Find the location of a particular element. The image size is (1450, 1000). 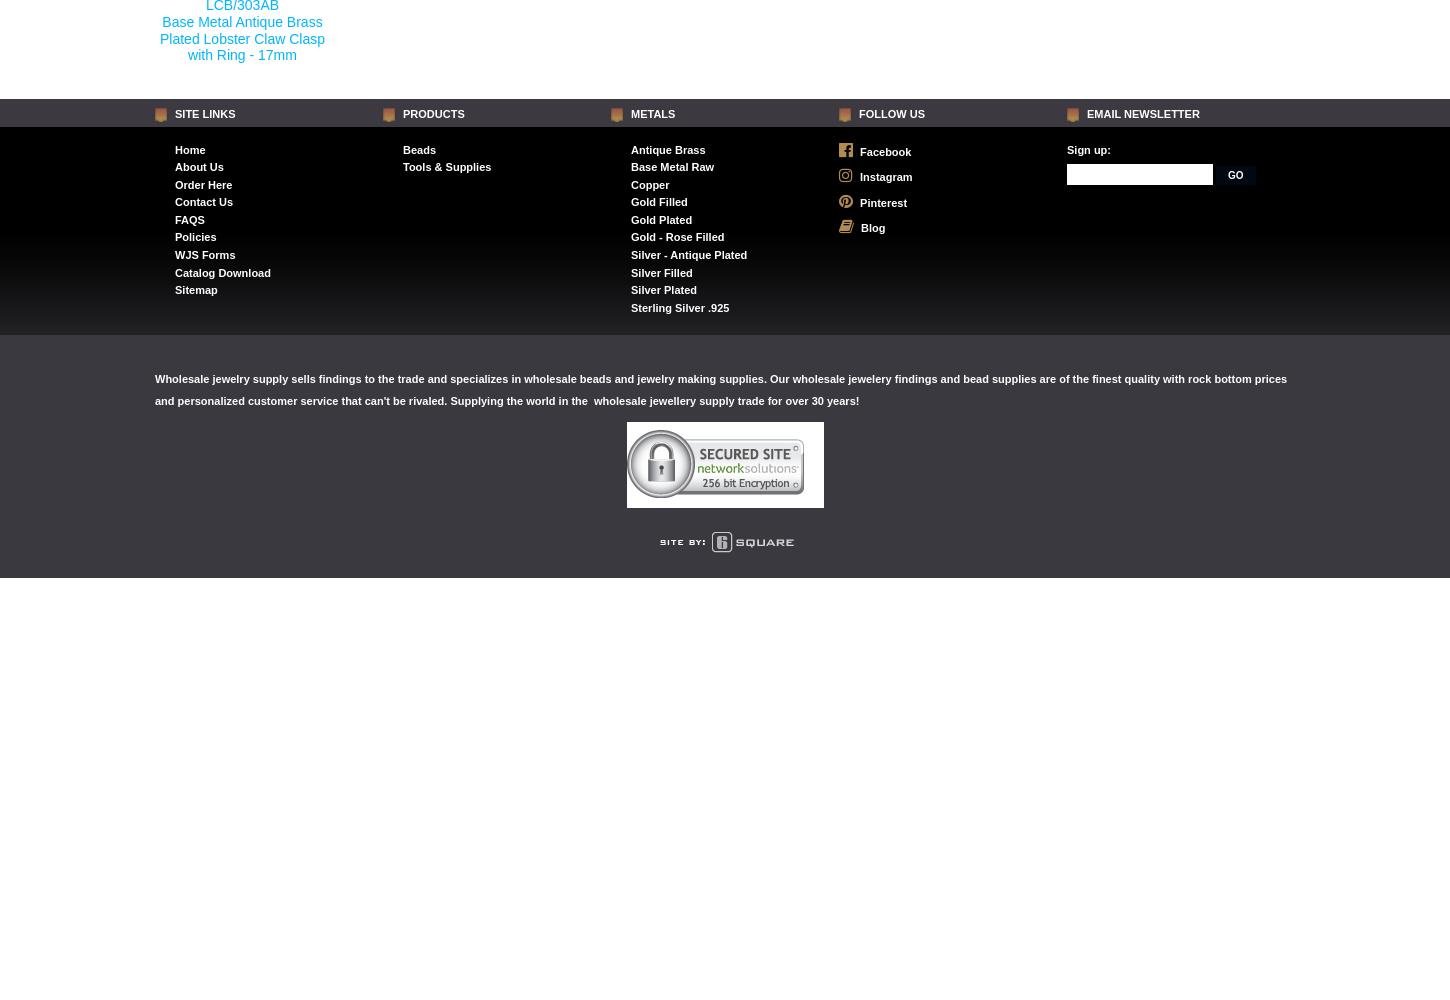

'Home' is located at coordinates (174, 149).